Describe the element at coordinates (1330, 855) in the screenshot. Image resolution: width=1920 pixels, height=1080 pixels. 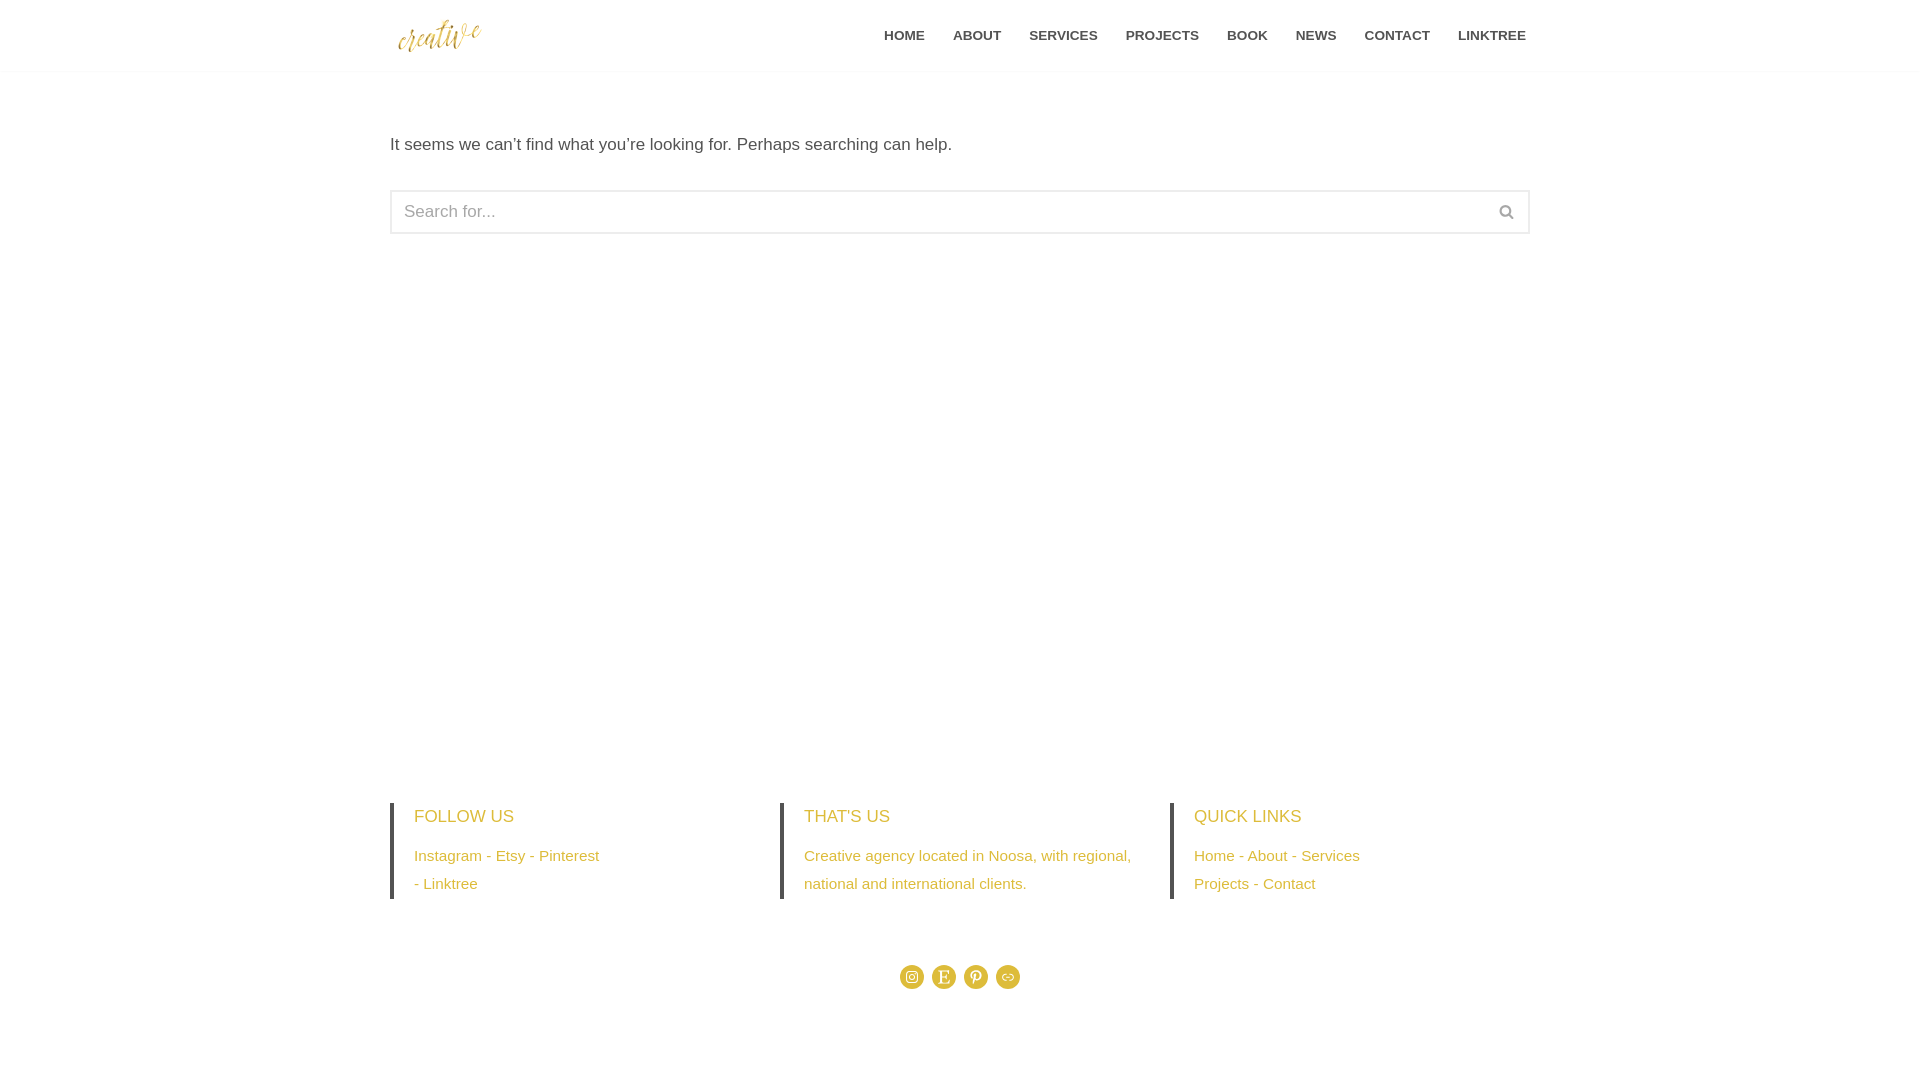
I see `'Services'` at that location.